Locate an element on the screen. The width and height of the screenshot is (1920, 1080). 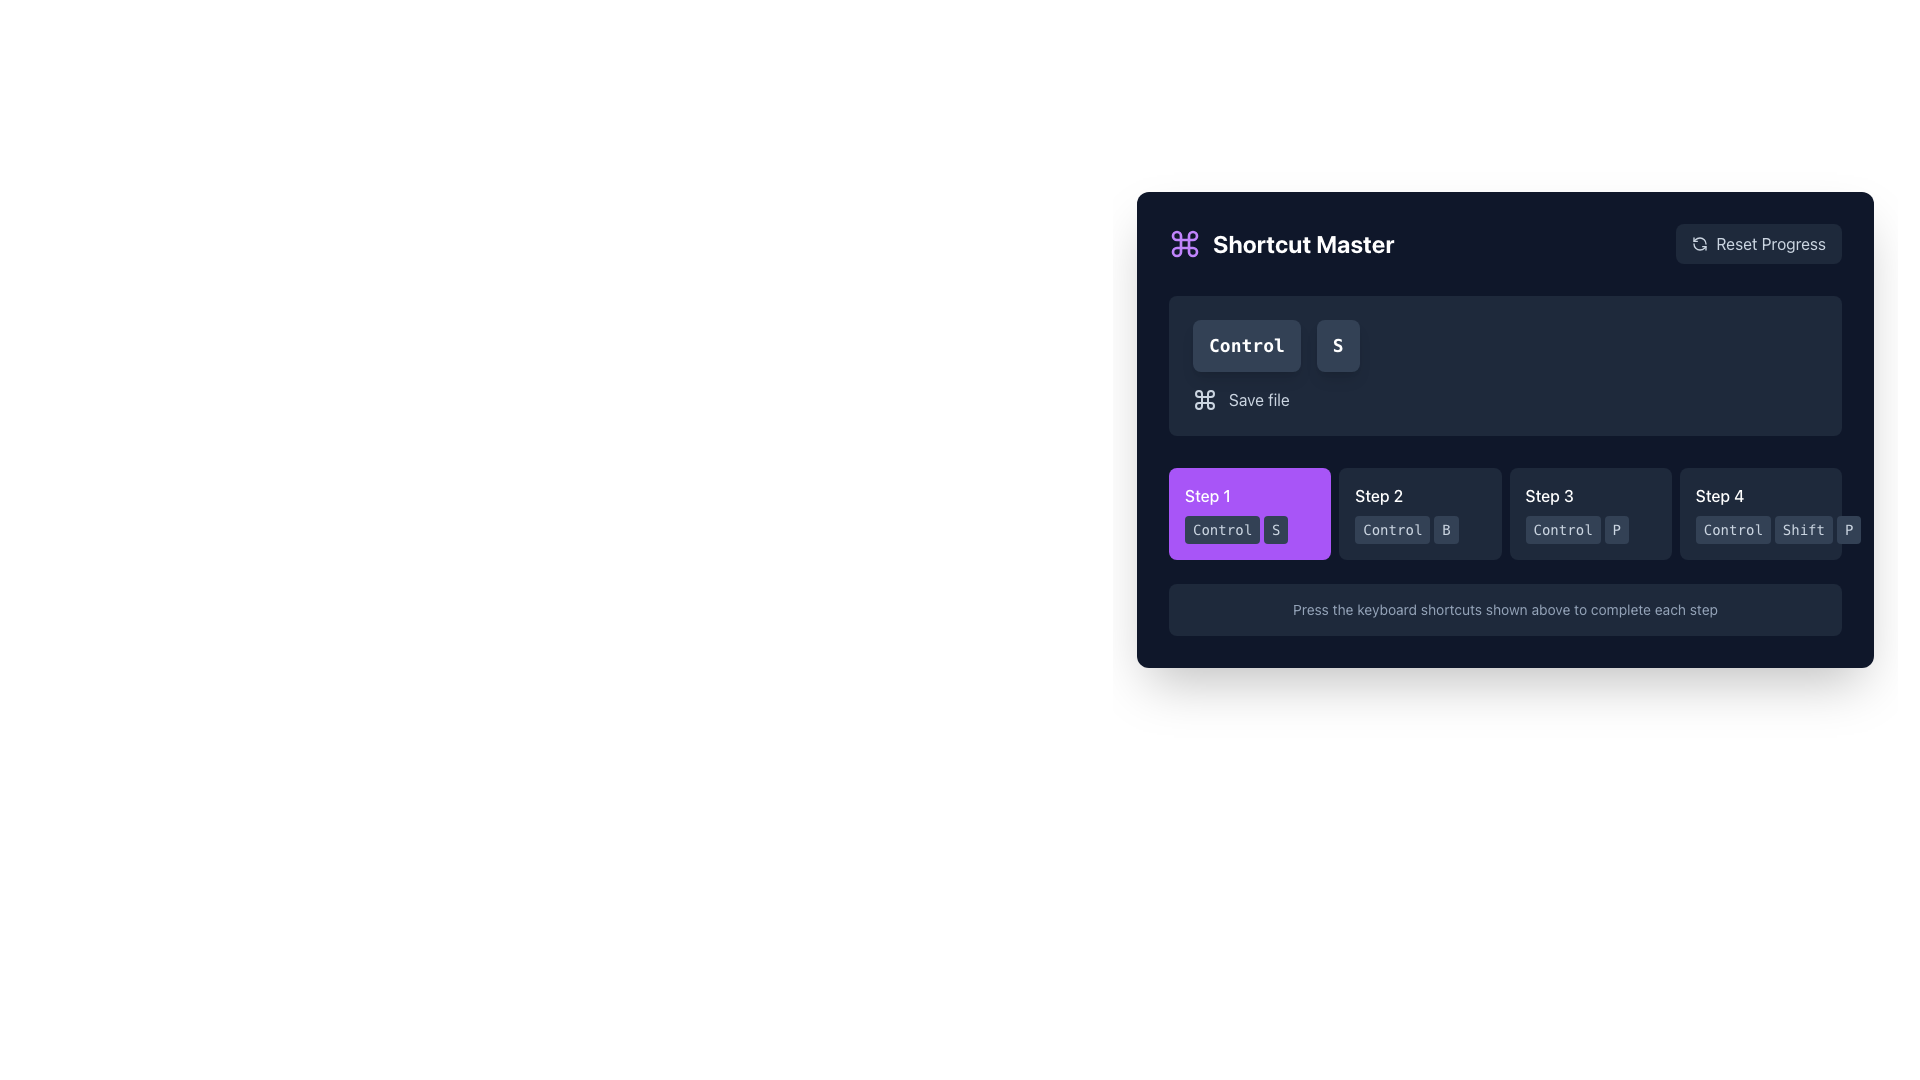
the SVG icon located in the top-left corner near the title text 'Shortcut Master', which serves as a visual representation for the application is located at coordinates (1203, 400).